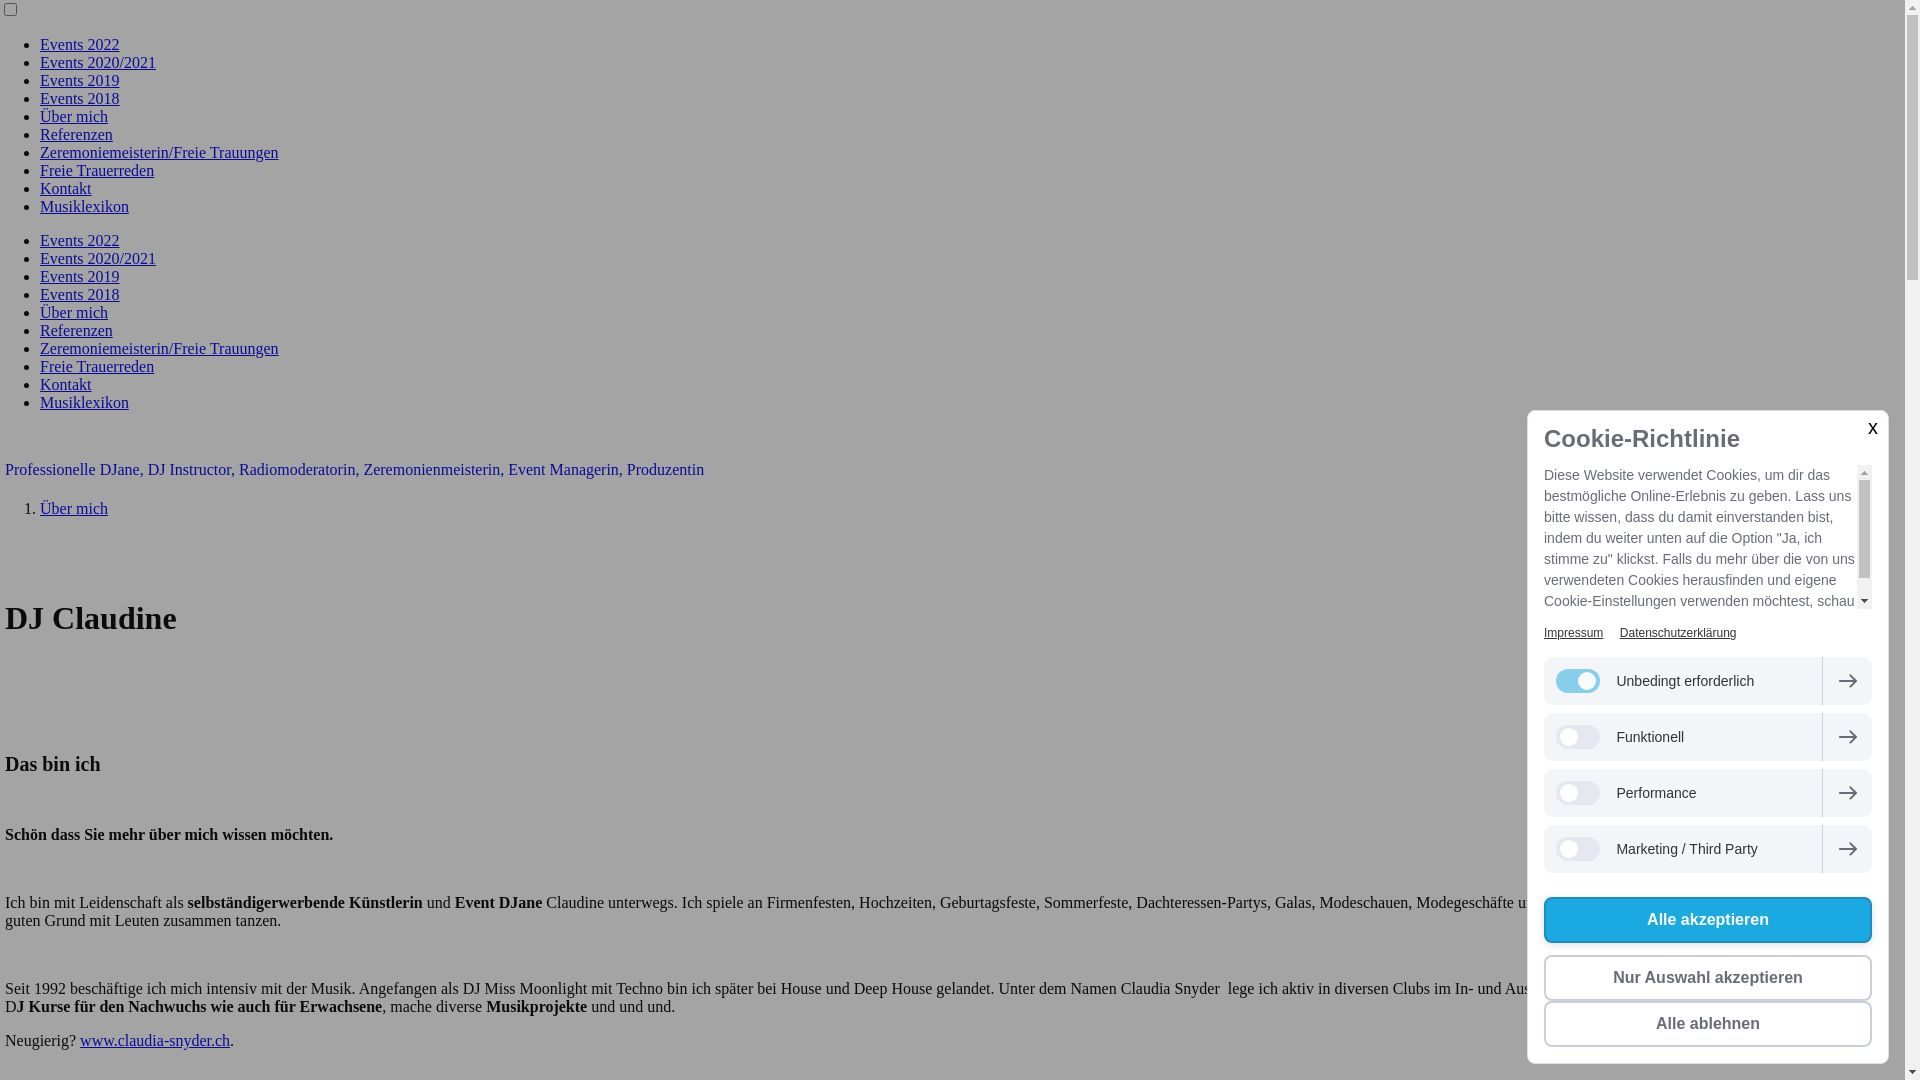  Describe the element at coordinates (1707, 977) in the screenshot. I see `'Nur Auswahl akzeptieren'` at that location.